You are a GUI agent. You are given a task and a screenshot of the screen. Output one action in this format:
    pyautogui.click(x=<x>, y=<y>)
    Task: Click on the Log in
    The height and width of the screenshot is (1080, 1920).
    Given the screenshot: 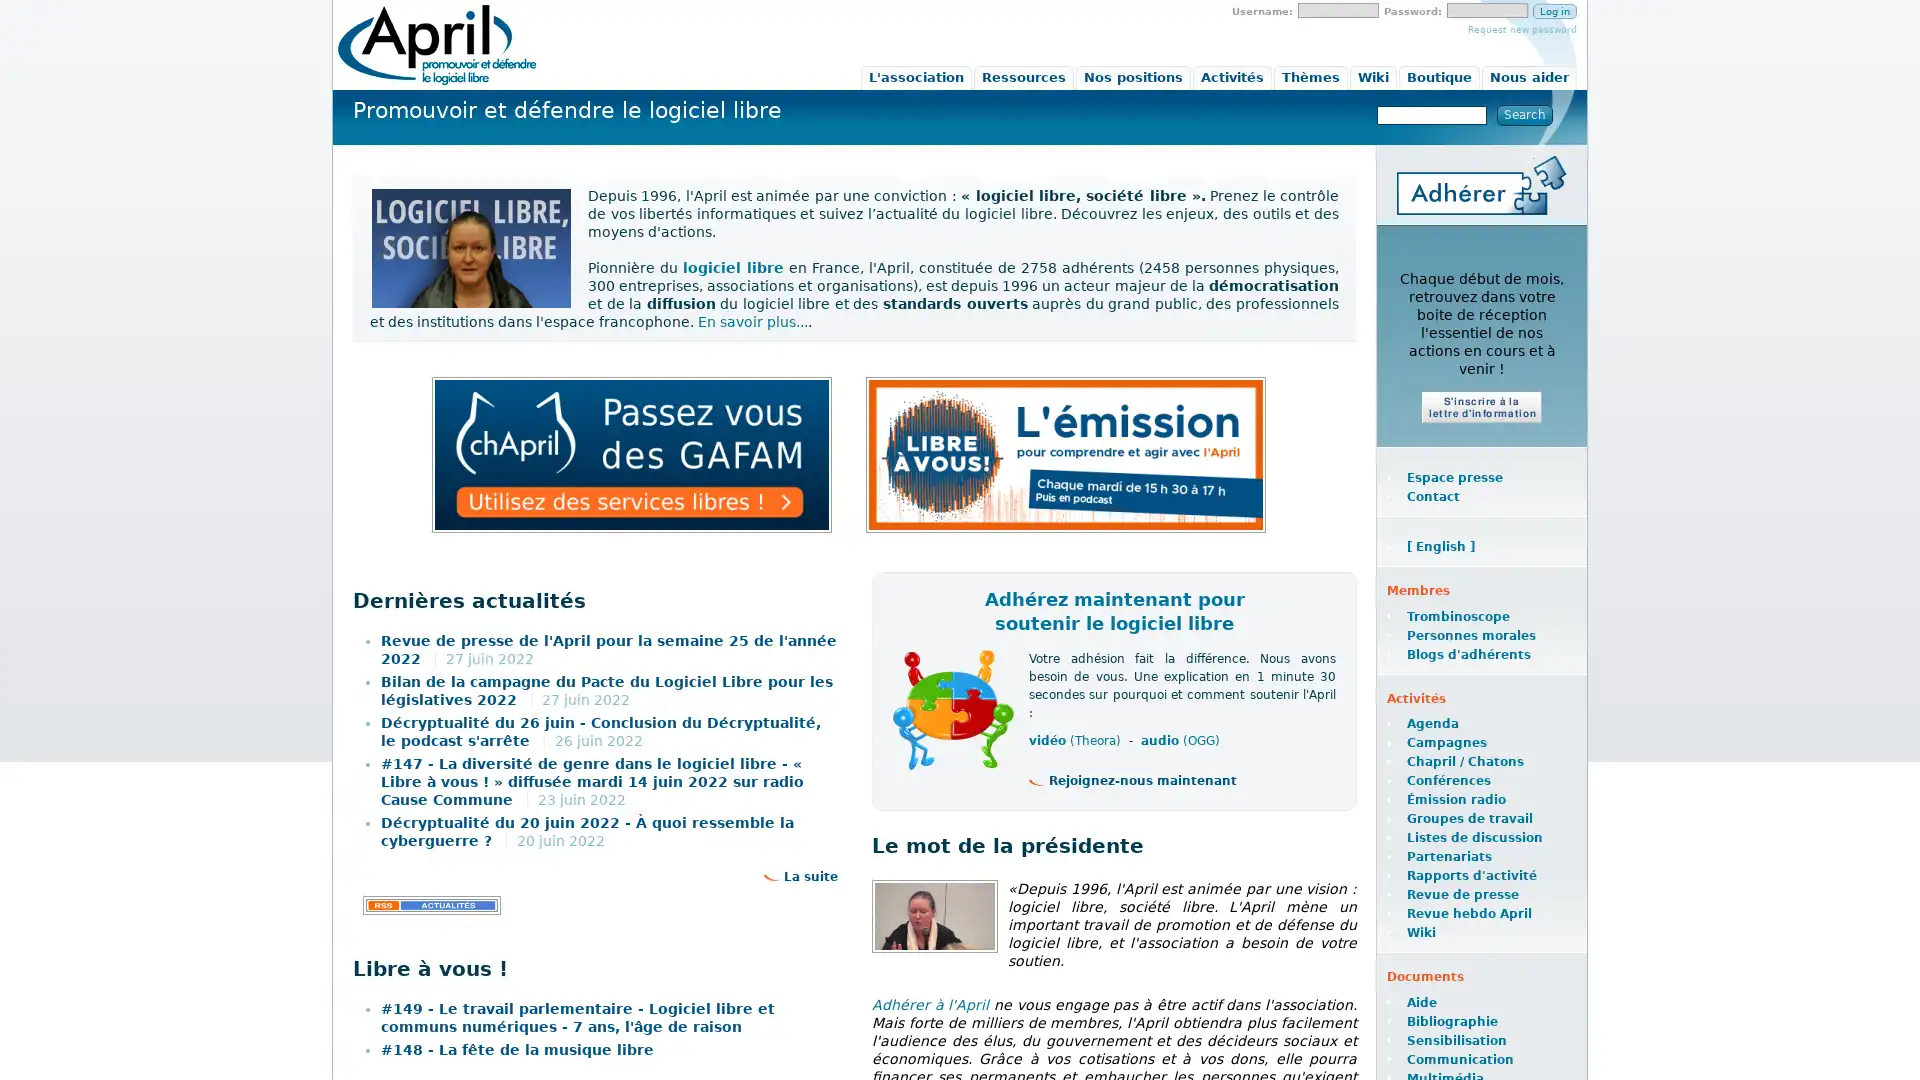 What is the action you would take?
    pyautogui.click(x=1554, y=11)
    